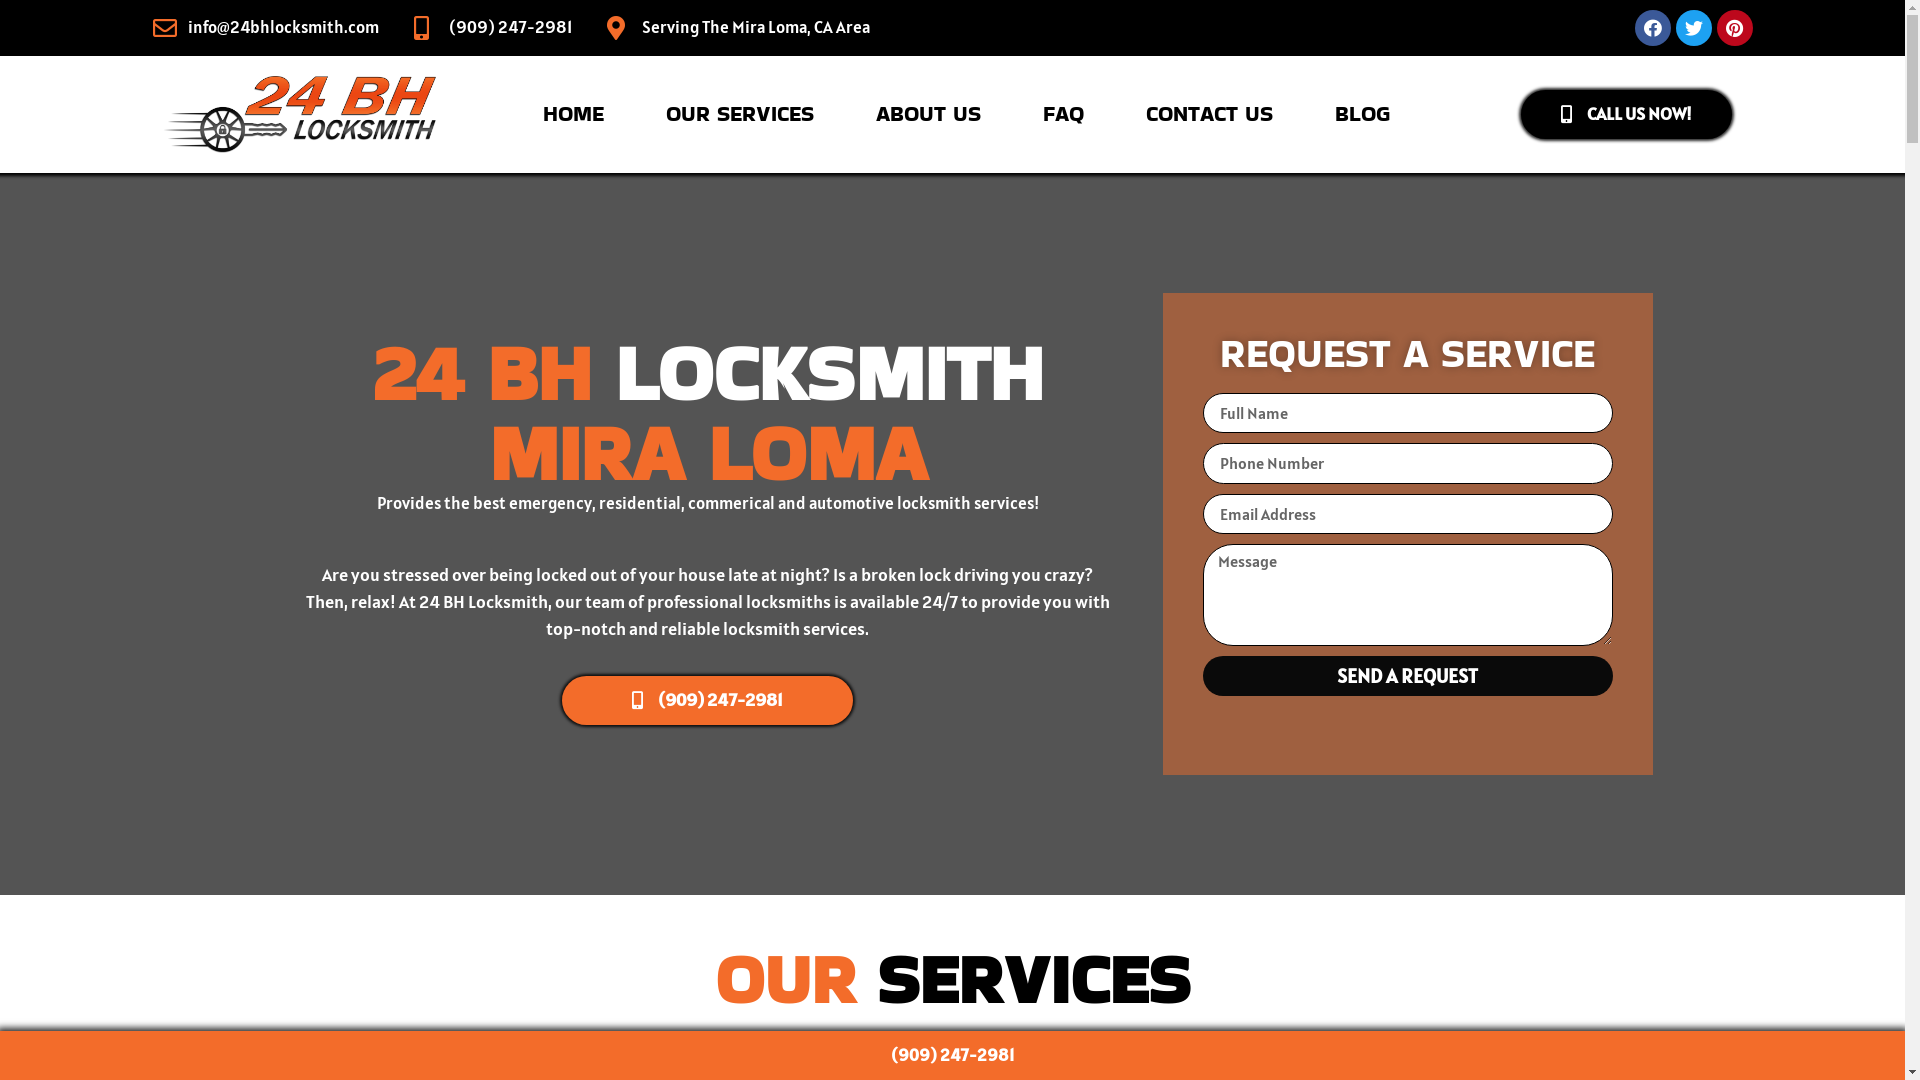 The width and height of the screenshot is (1920, 1080). I want to click on 'SEND A REQUEST', so click(1405, 675).